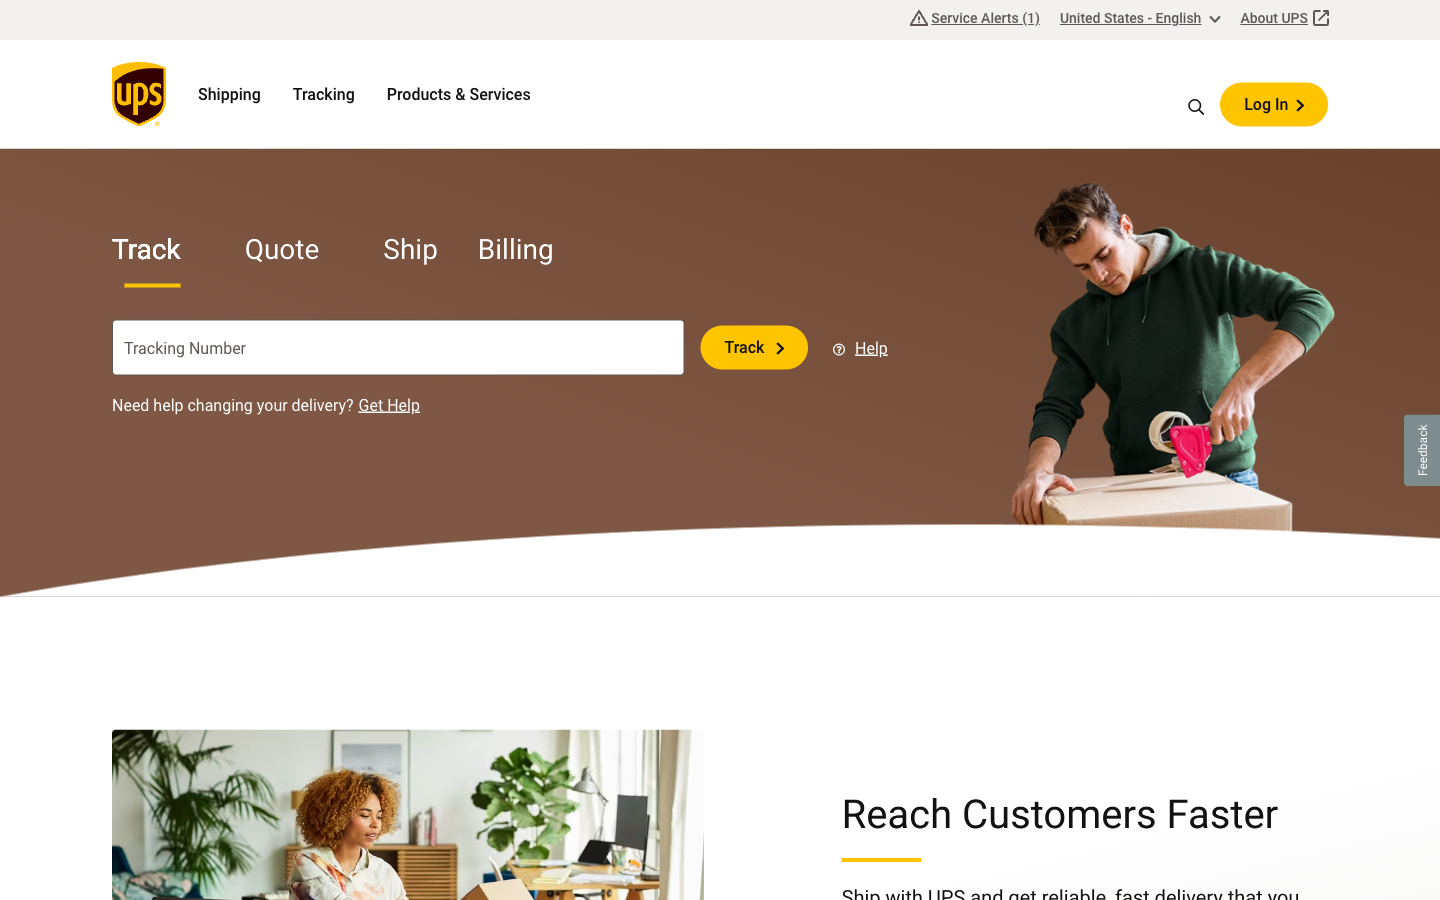 This screenshot has height=900, width=1440. What do you see at coordinates (589, 347) in the screenshot?
I see `Erase the data from the tracking bar` at bounding box center [589, 347].